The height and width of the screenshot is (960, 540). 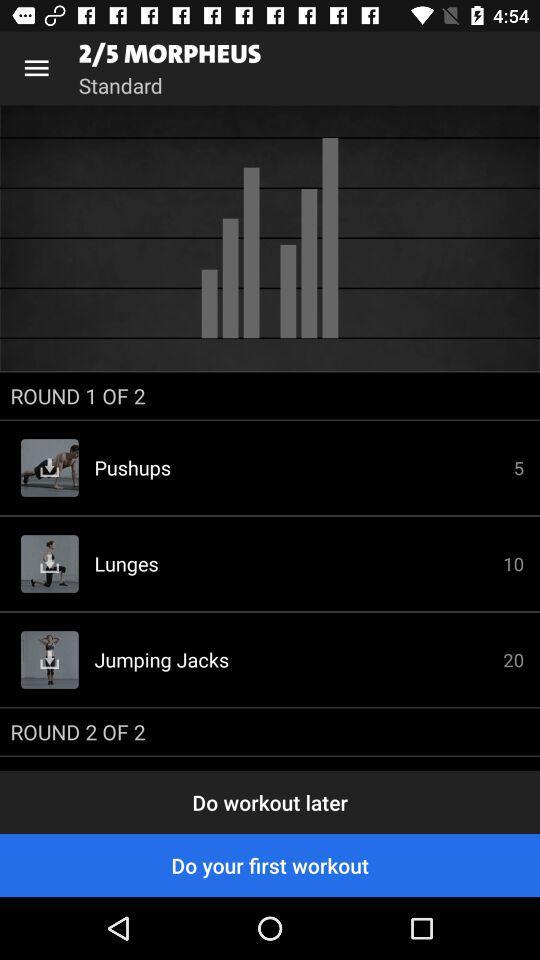 I want to click on download icon on image which is left to text lunges, so click(x=50, y=564).